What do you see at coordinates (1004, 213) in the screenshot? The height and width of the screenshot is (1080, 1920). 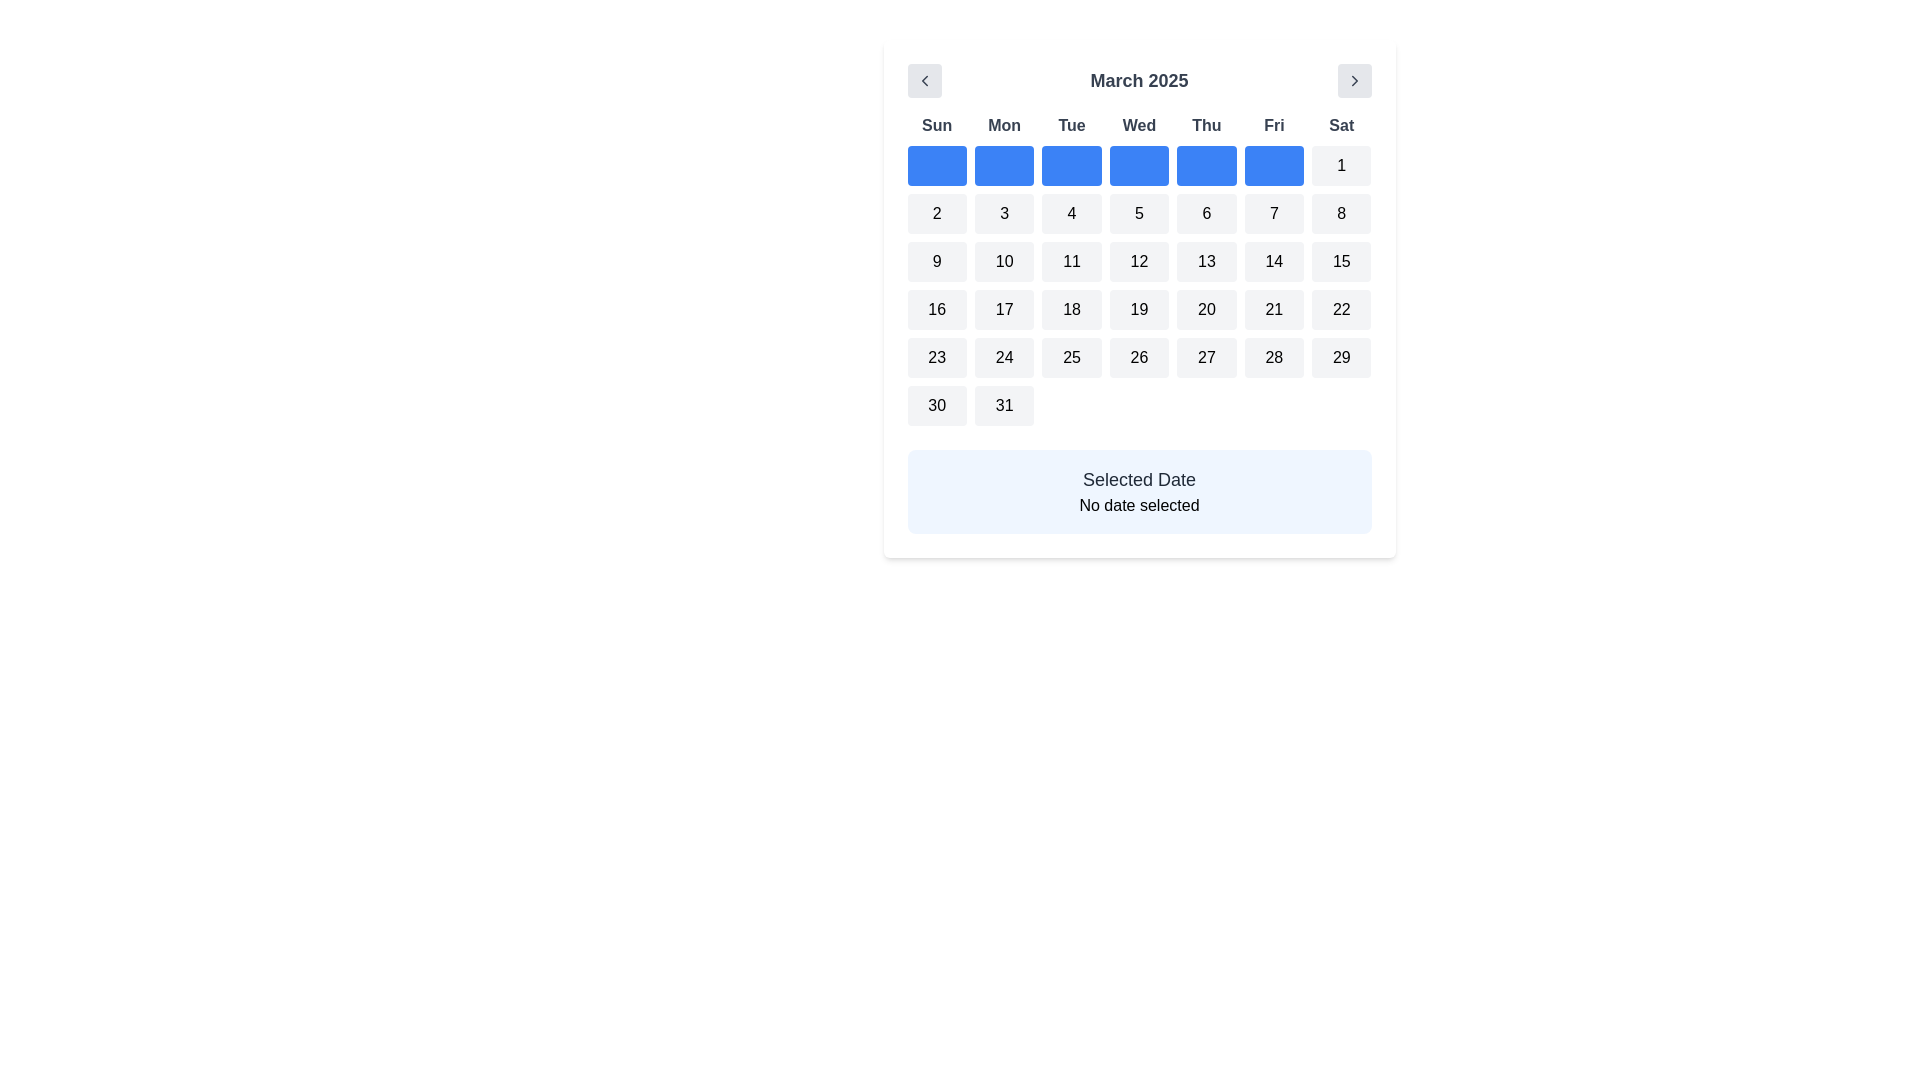 I see `the clickable button representing the third day of March 2025 in the calendar` at bounding box center [1004, 213].